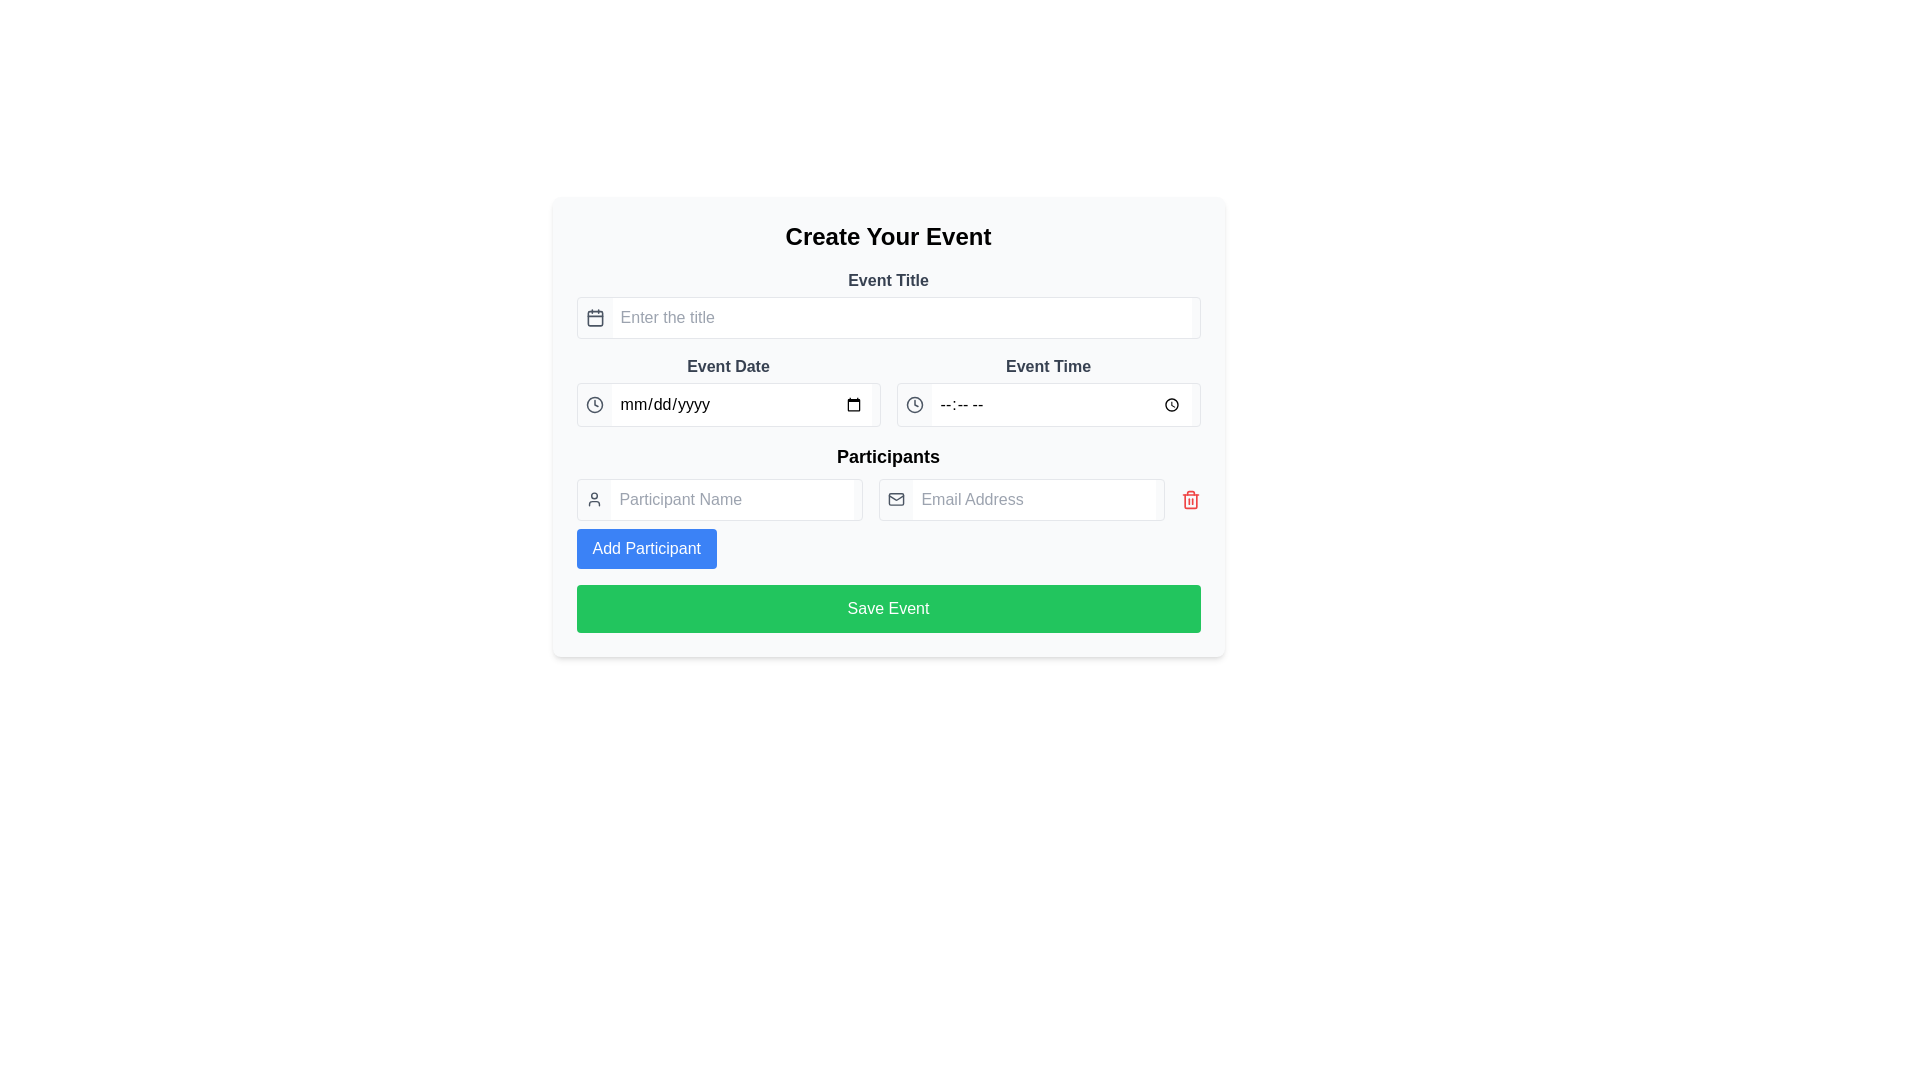 The width and height of the screenshot is (1920, 1080). What do you see at coordinates (594, 317) in the screenshot?
I see `the calendar icon element located in the upper-left corner of the main form interface, which serves as a primary visual component for event scheduling` at bounding box center [594, 317].